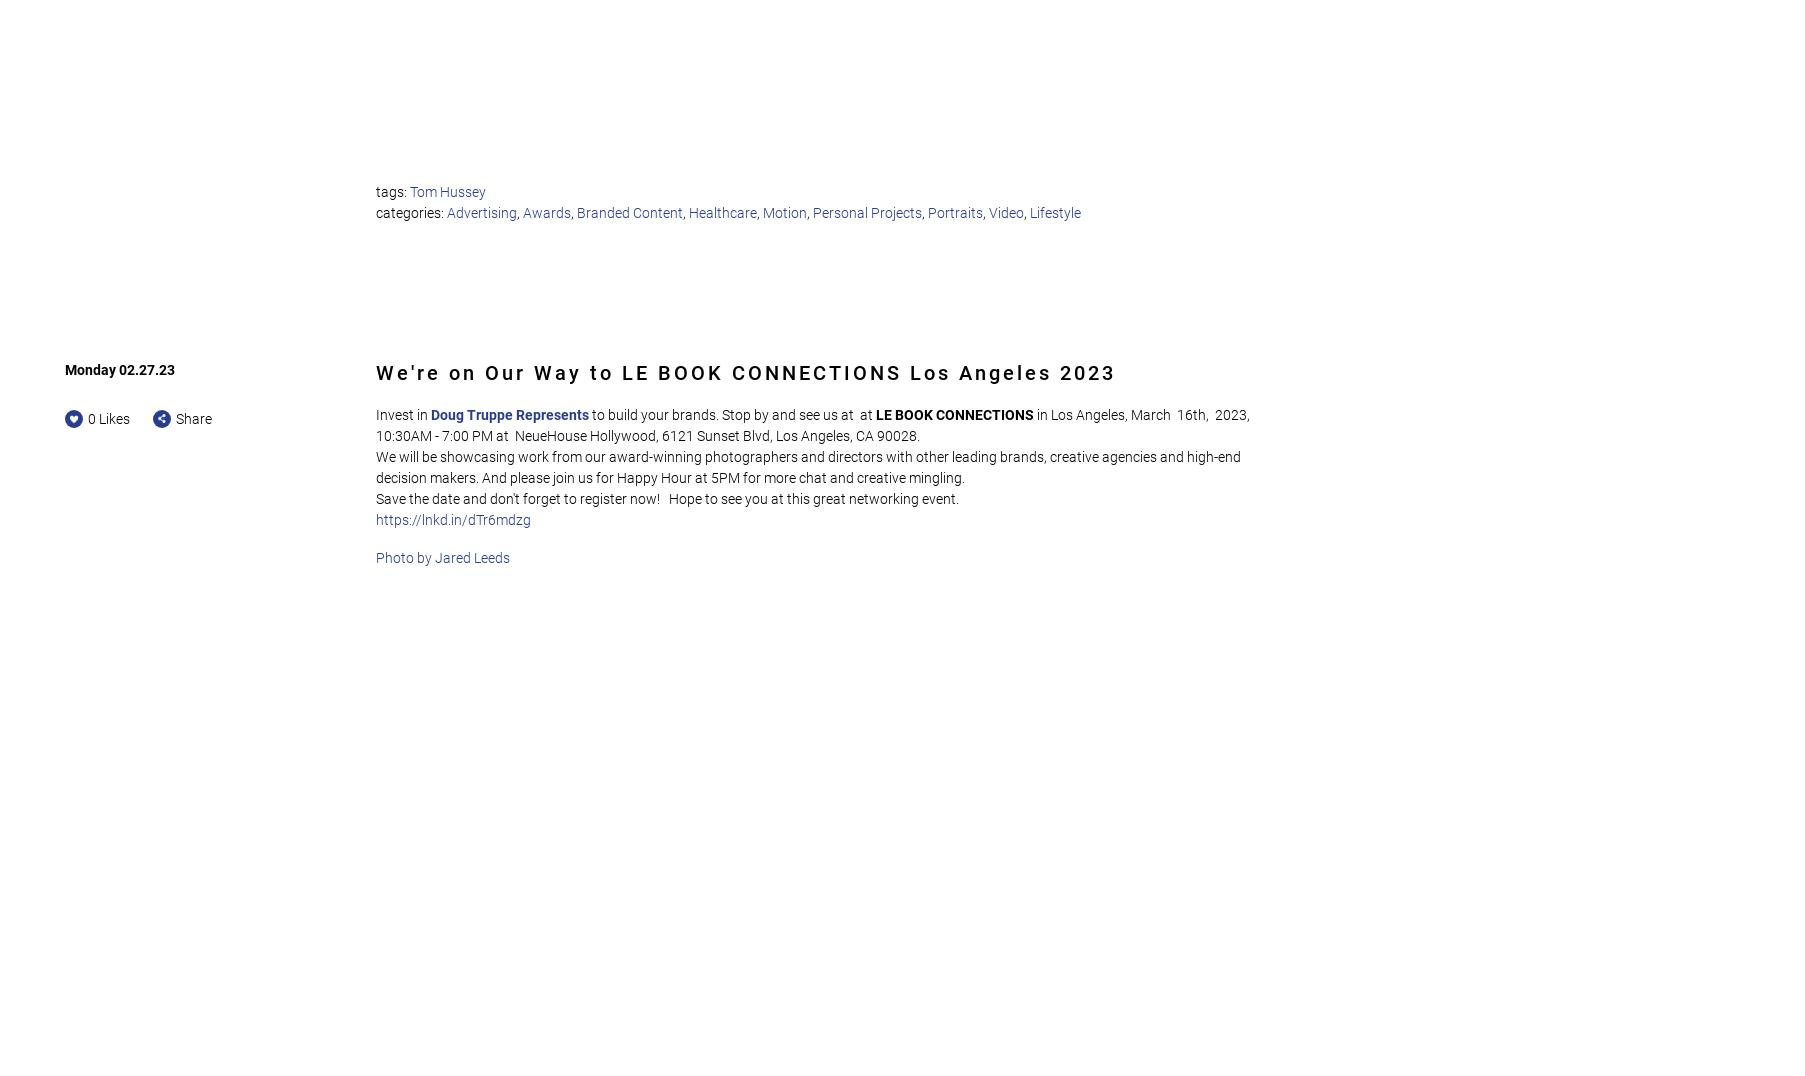 The image size is (1805, 1076). What do you see at coordinates (441, 557) in the screenshot?
I see `'Photo by Jared Leeds'` at bounding box center [441, 557].